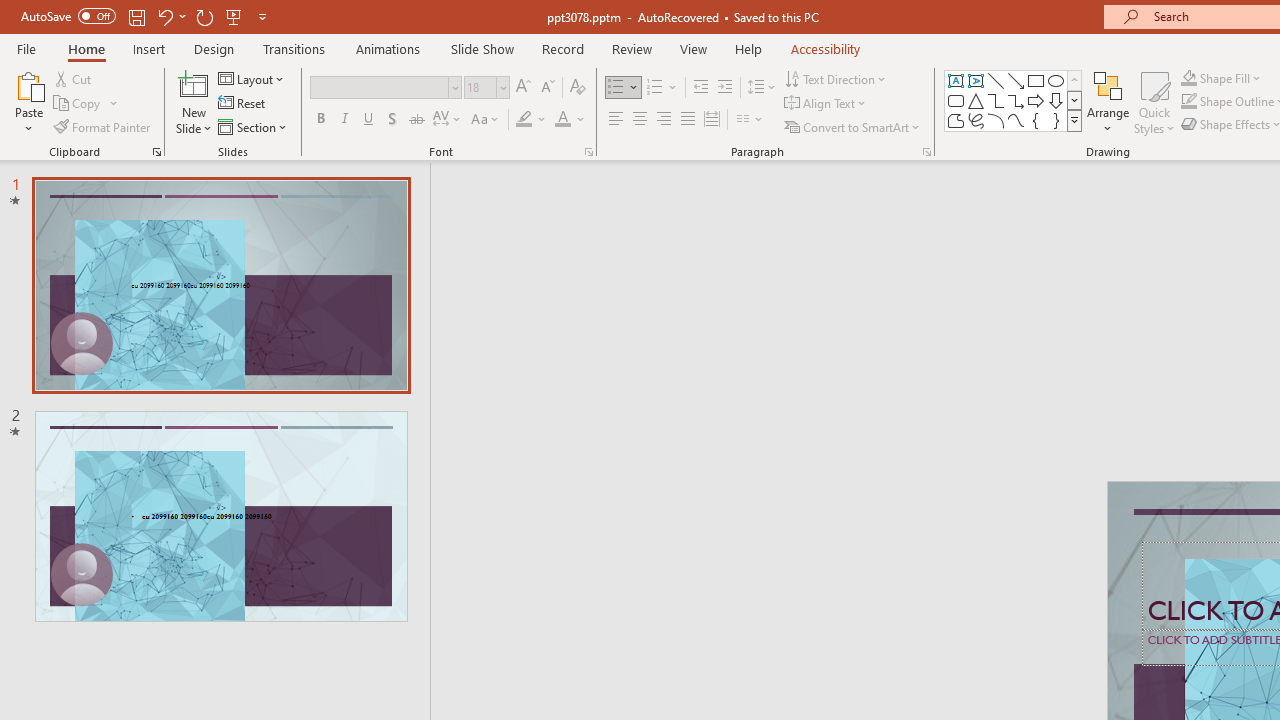  Describe the element at coordinates (749, 119) in the screenshot. I see `'Columns'` at that location.